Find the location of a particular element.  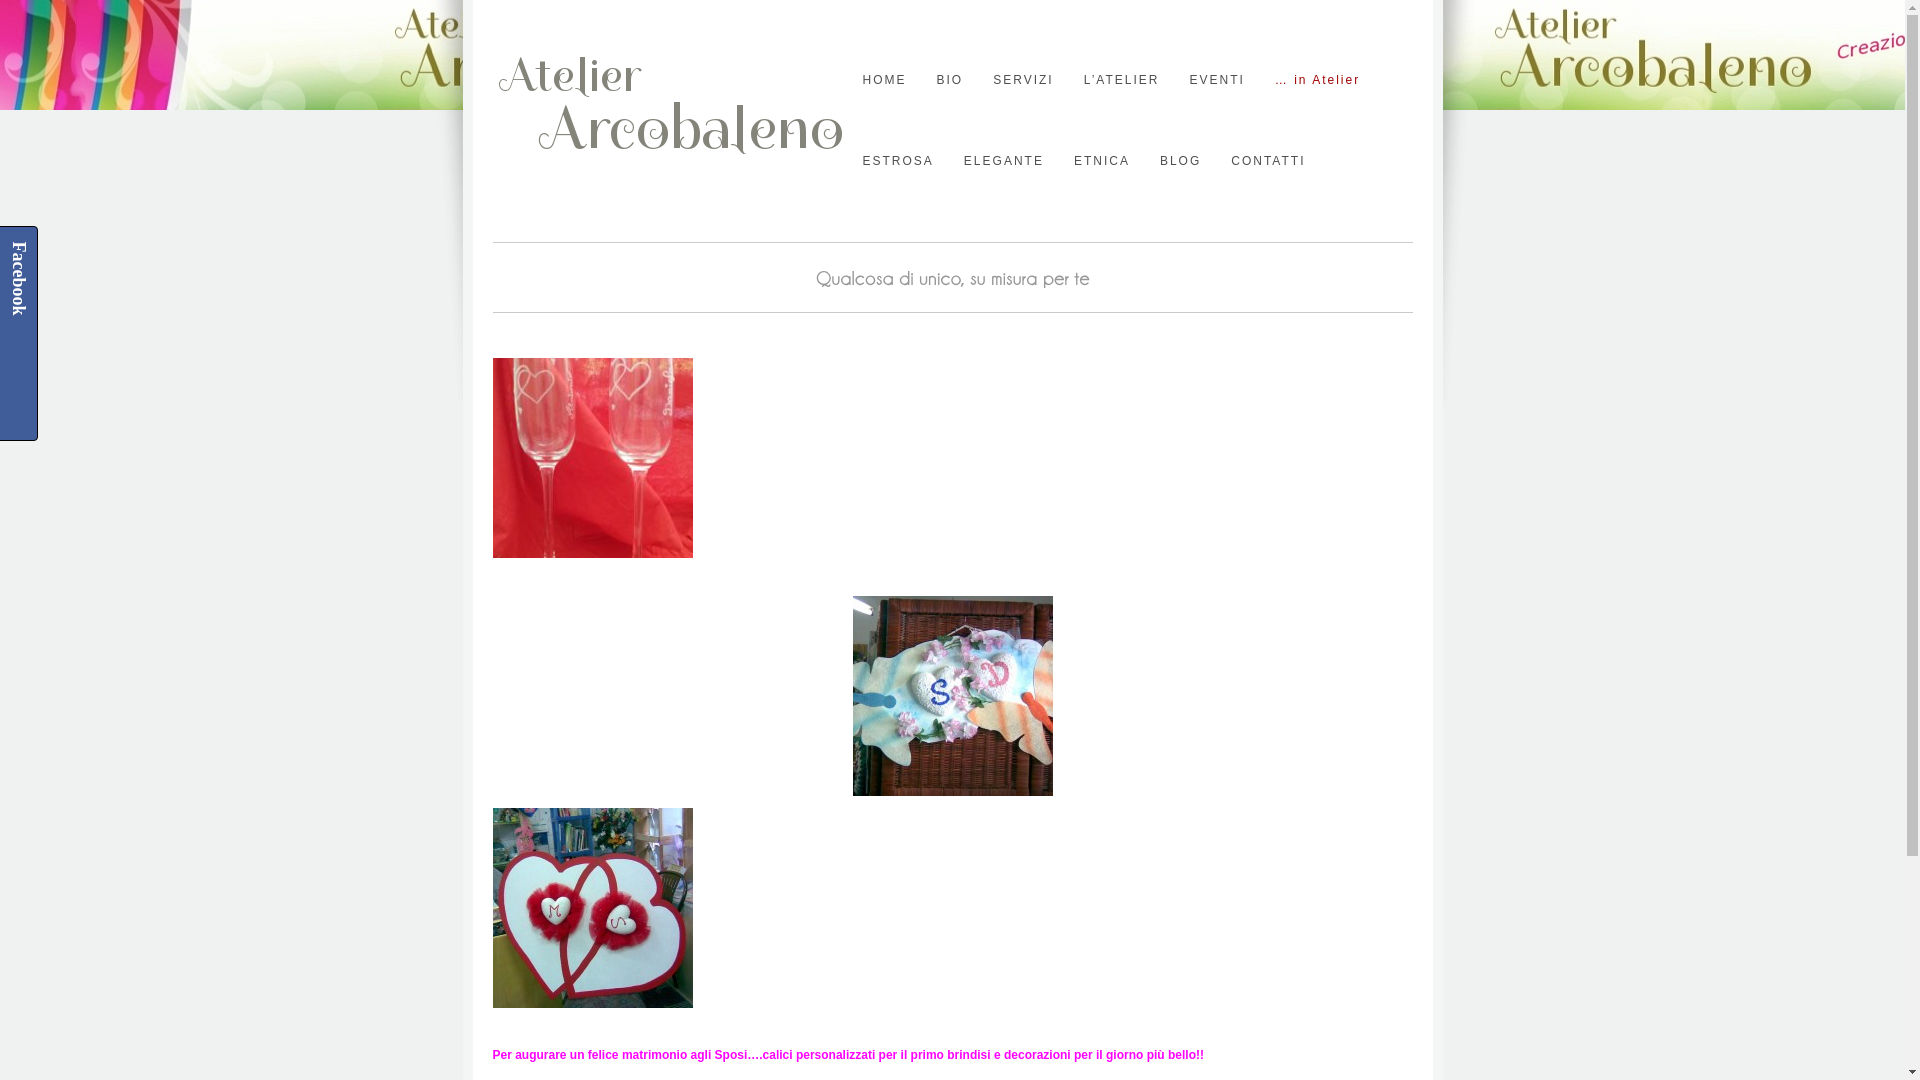

'CONTATTI' is located at coordinates (1266, 160).